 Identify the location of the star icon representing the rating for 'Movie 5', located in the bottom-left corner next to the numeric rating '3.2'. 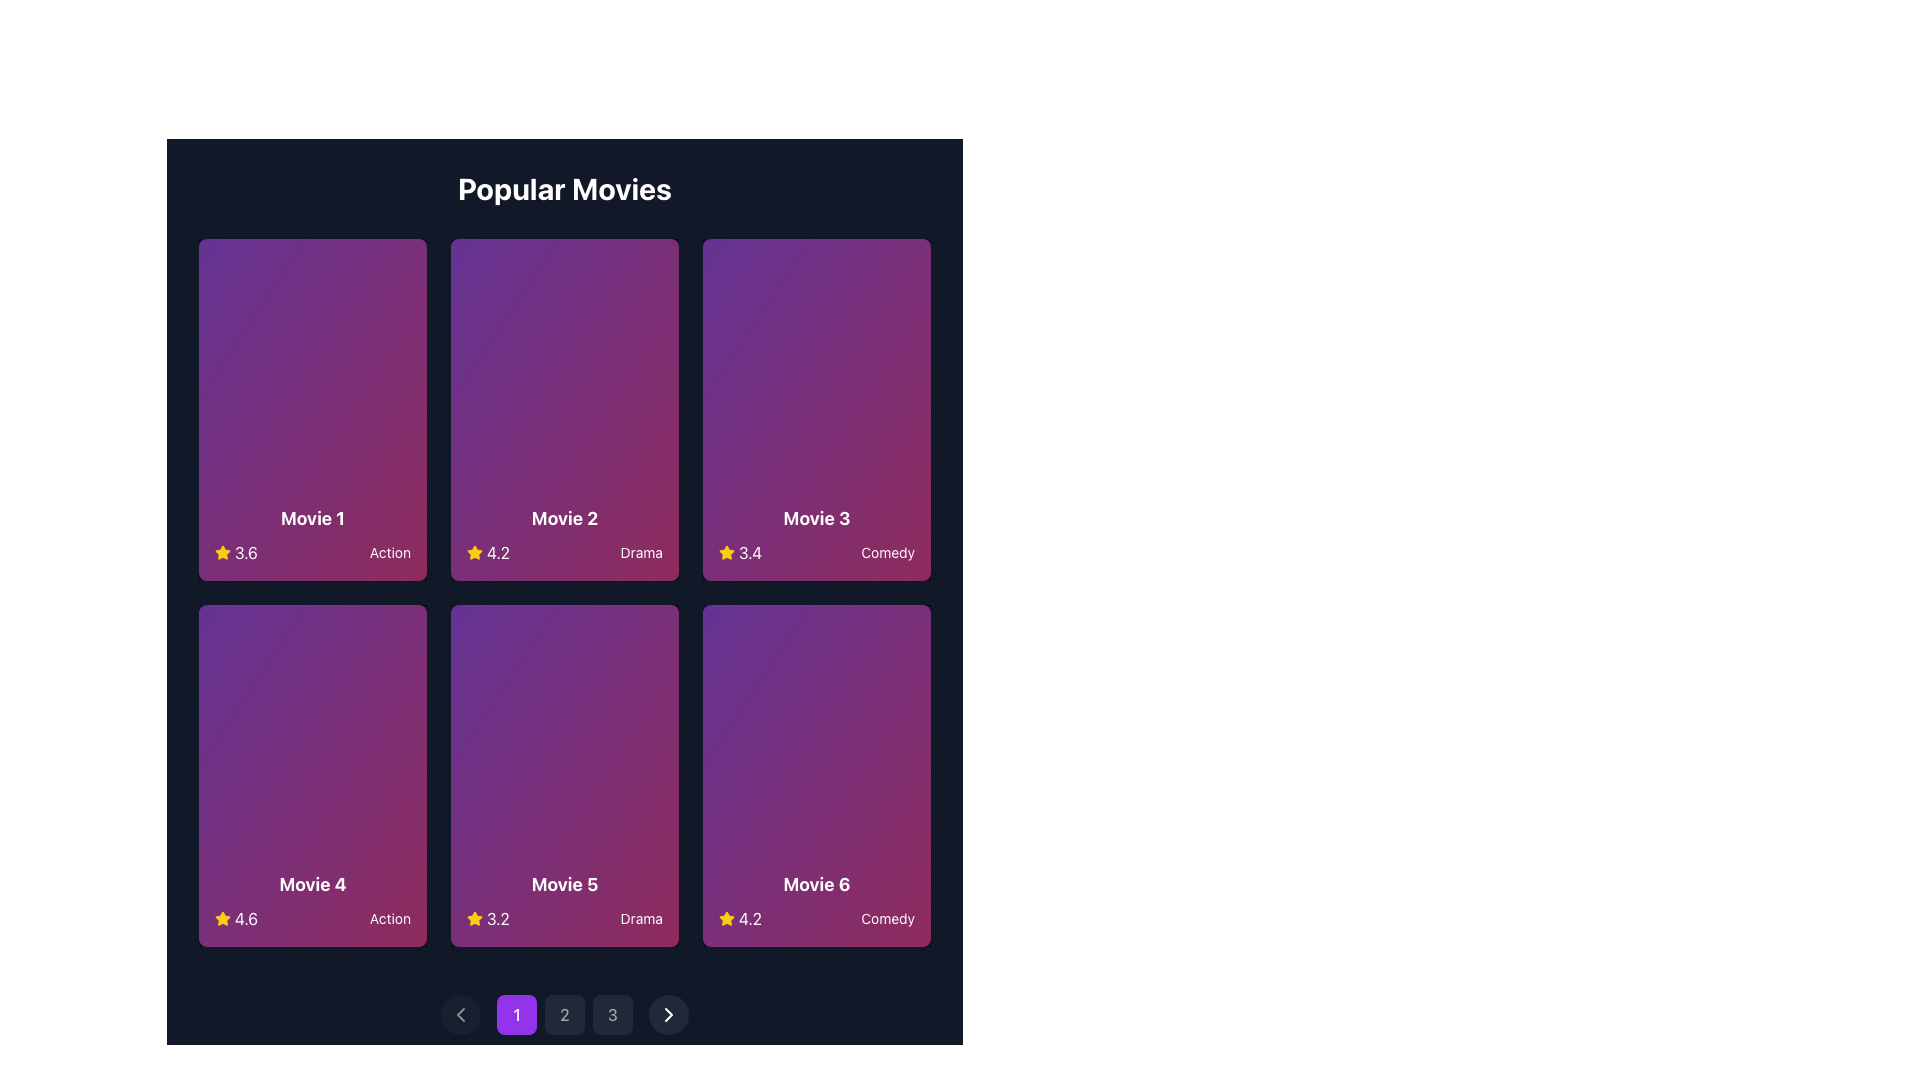
(474, 918).